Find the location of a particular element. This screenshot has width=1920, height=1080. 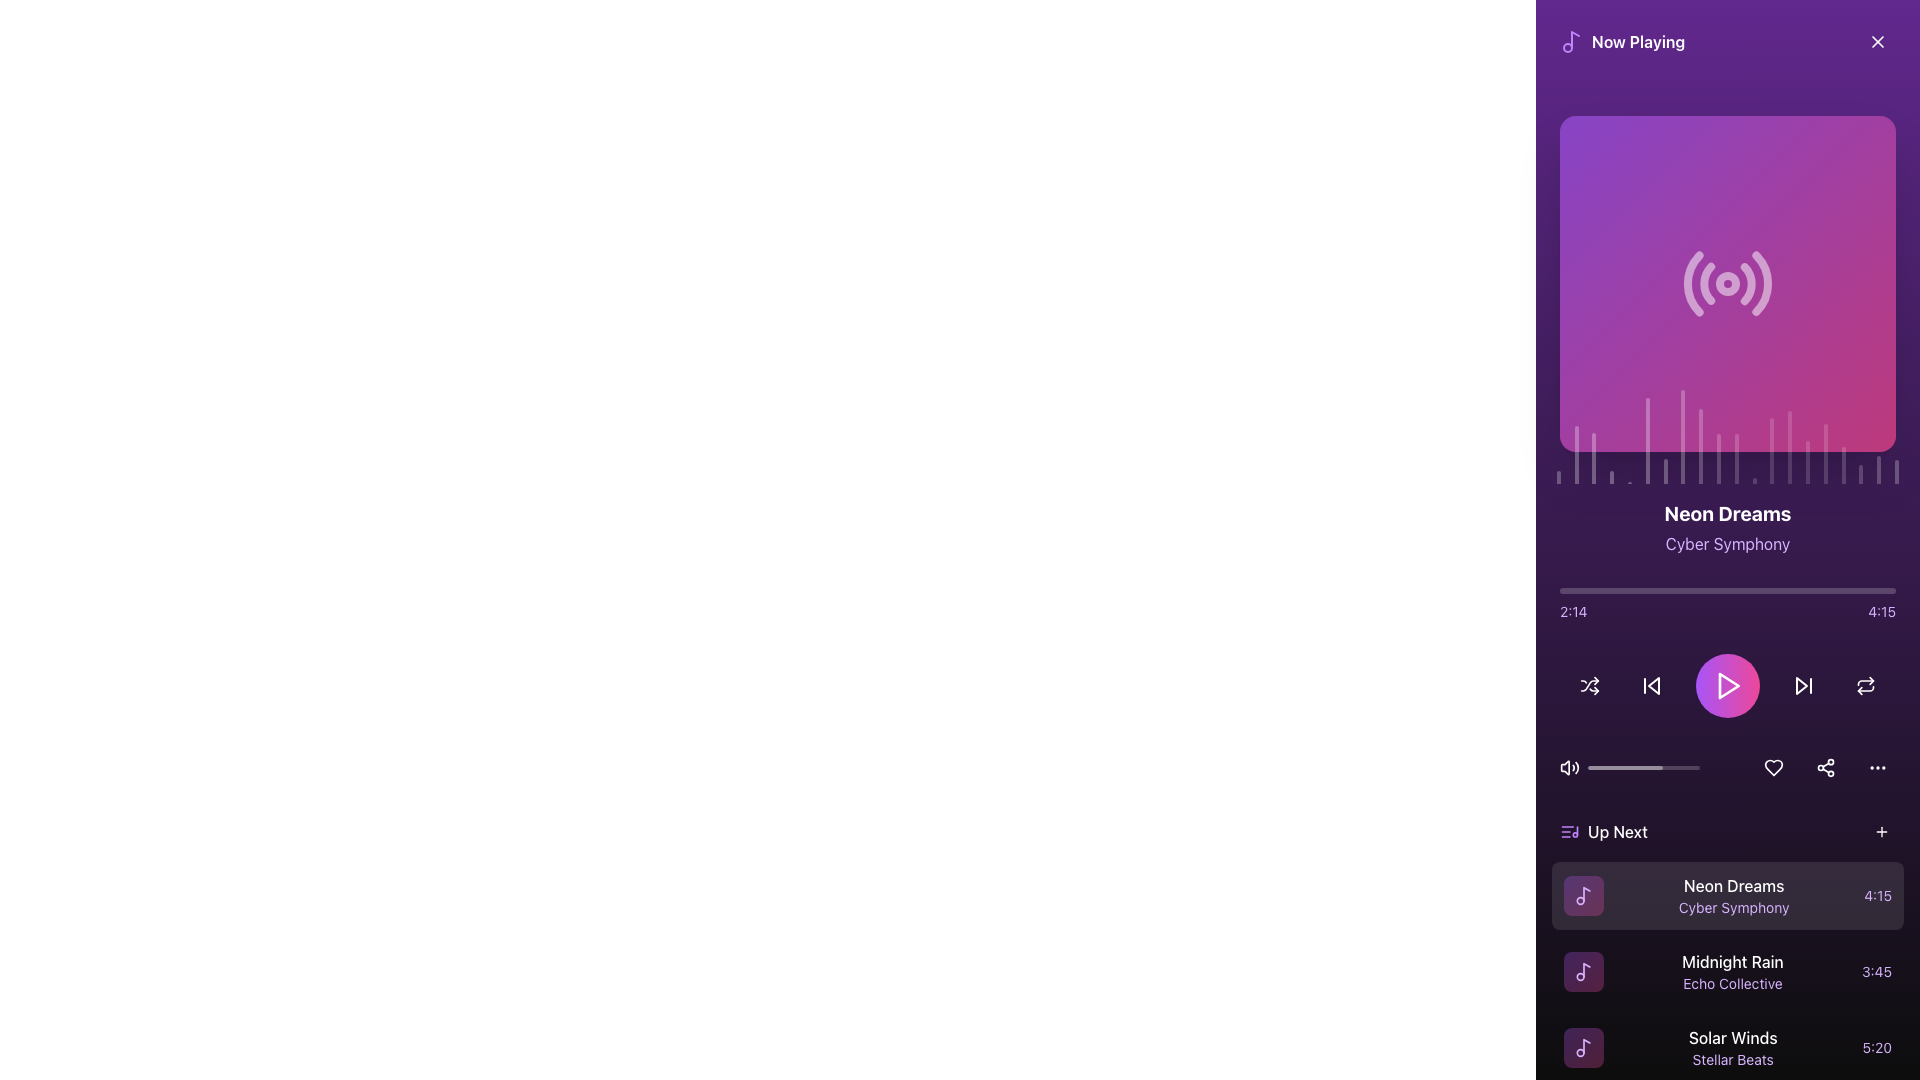

the animation of the second vertical bar in the dynamic audio waveform chart to interpret audio activity is located at coordinates (1575, 454).